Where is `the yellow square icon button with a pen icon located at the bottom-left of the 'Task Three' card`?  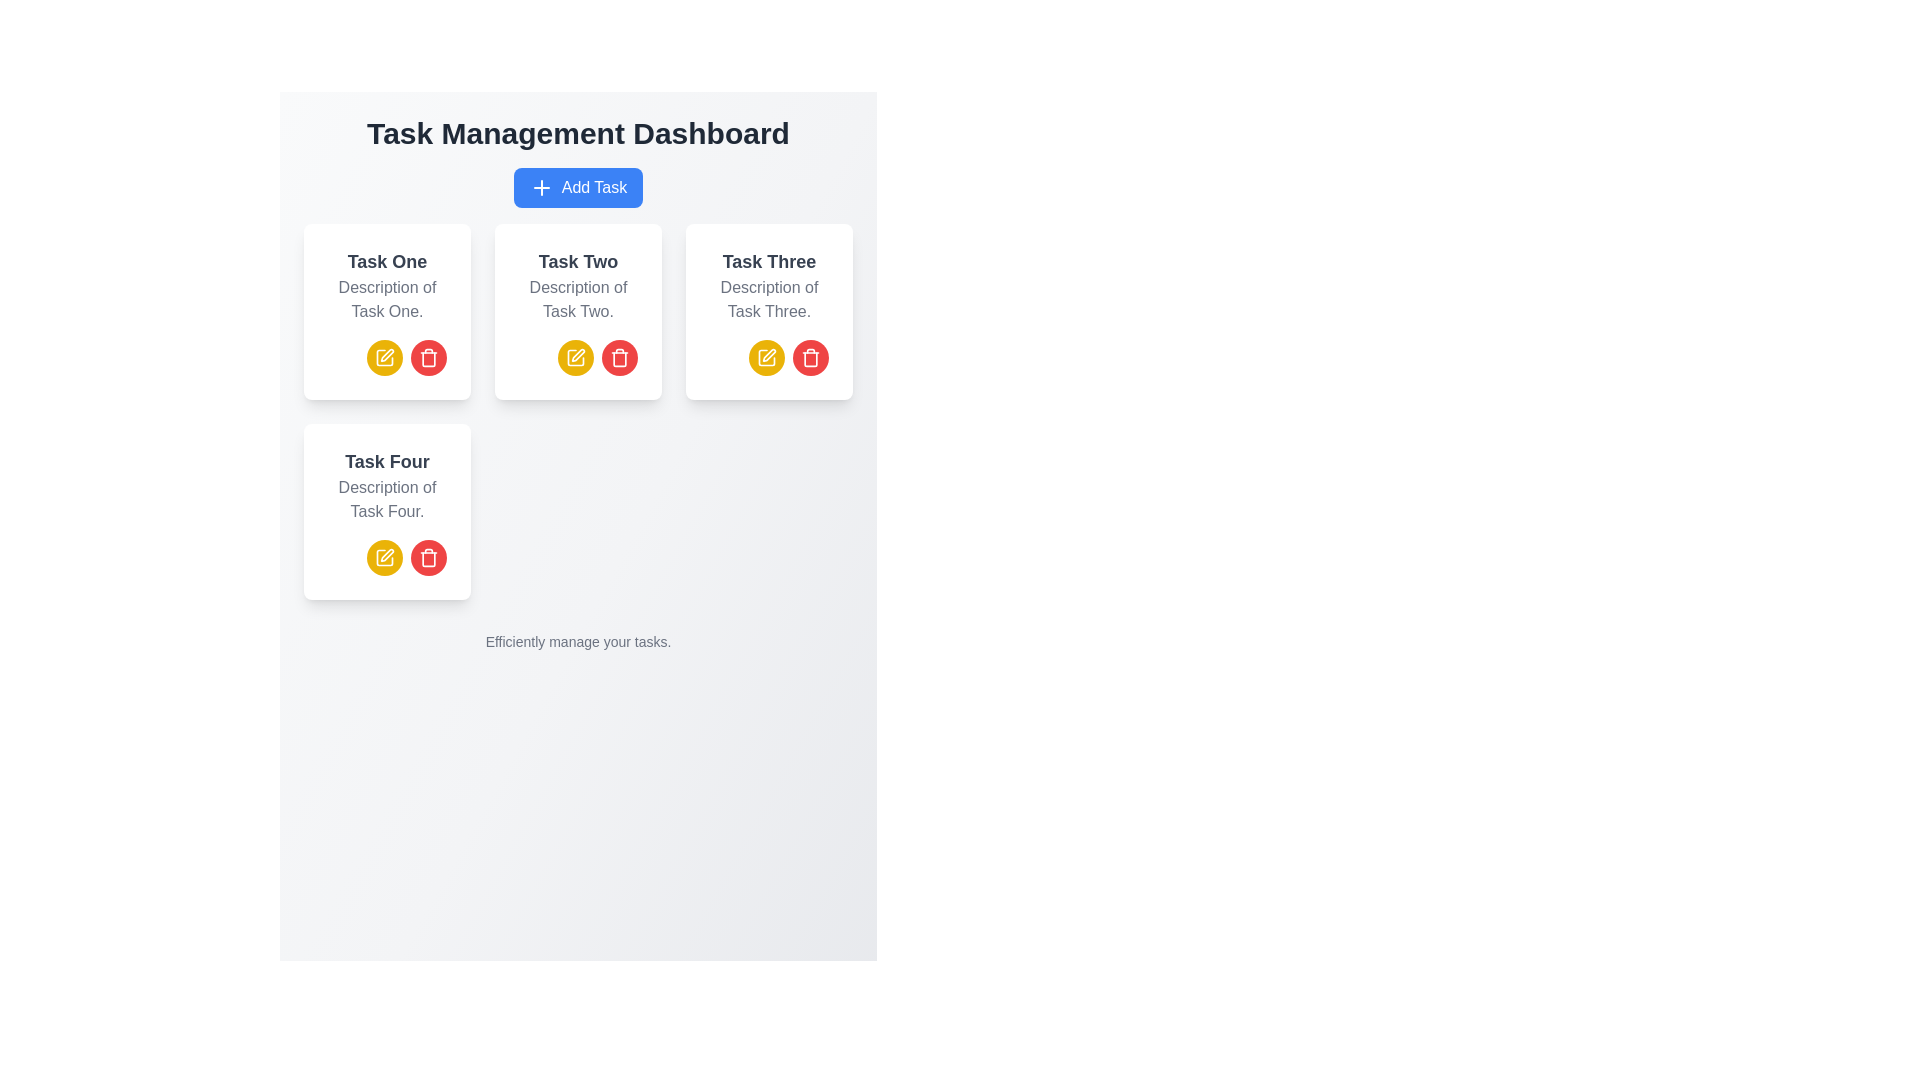 the yellow square icon button with a pen icon located at the bottom-left of the 'Task Three' card is located at coordinates (384, 357).